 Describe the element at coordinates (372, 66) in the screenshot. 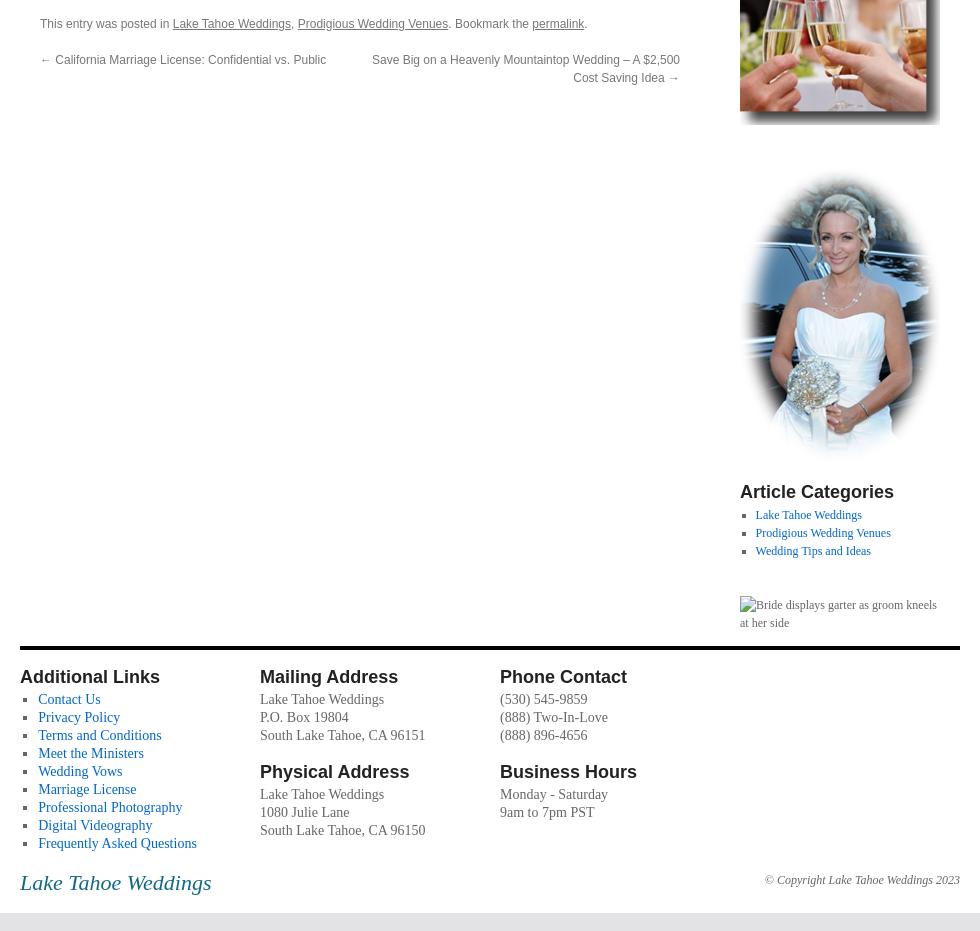

I see `'Save Big on a Heavenly Mountaintop Wedding – A $2,500 Cost Saving Idea'` at that location.